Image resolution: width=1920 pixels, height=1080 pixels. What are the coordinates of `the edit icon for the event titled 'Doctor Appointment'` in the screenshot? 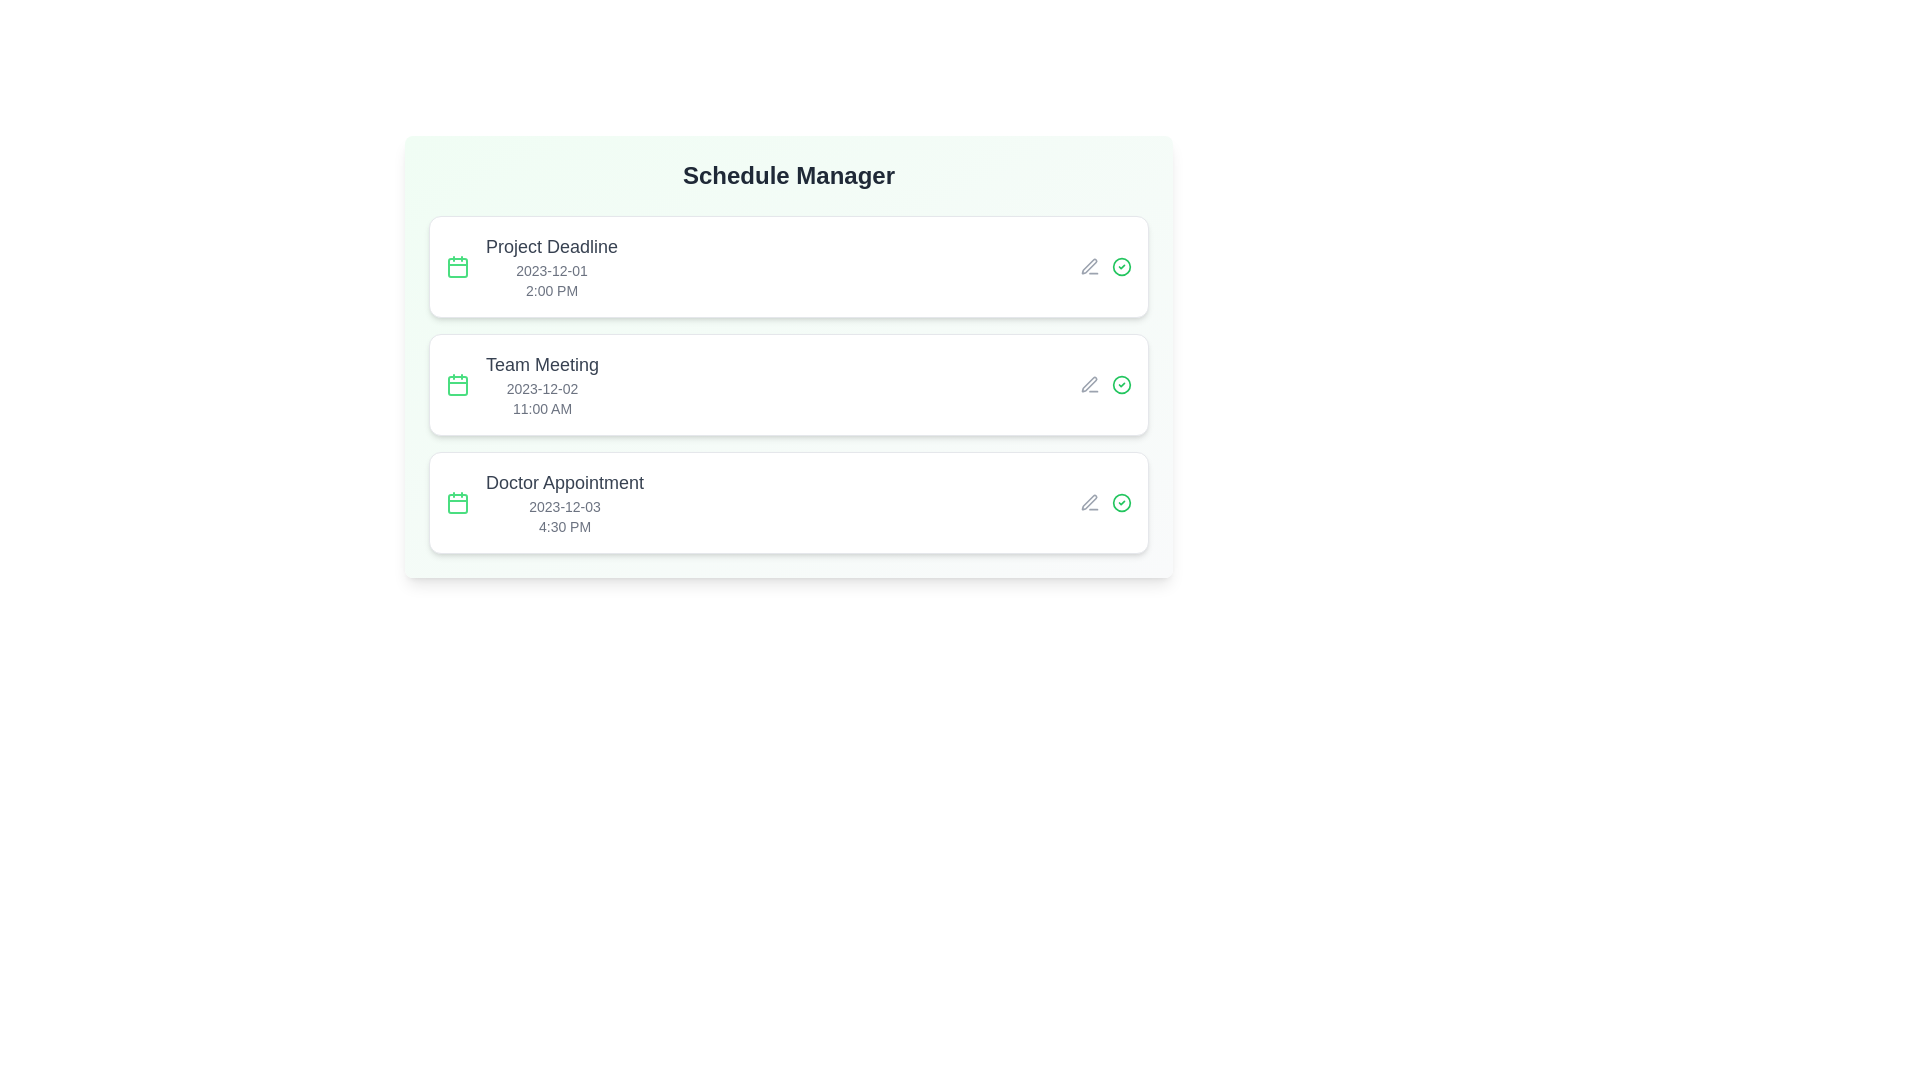 It's located at (1088, 501).